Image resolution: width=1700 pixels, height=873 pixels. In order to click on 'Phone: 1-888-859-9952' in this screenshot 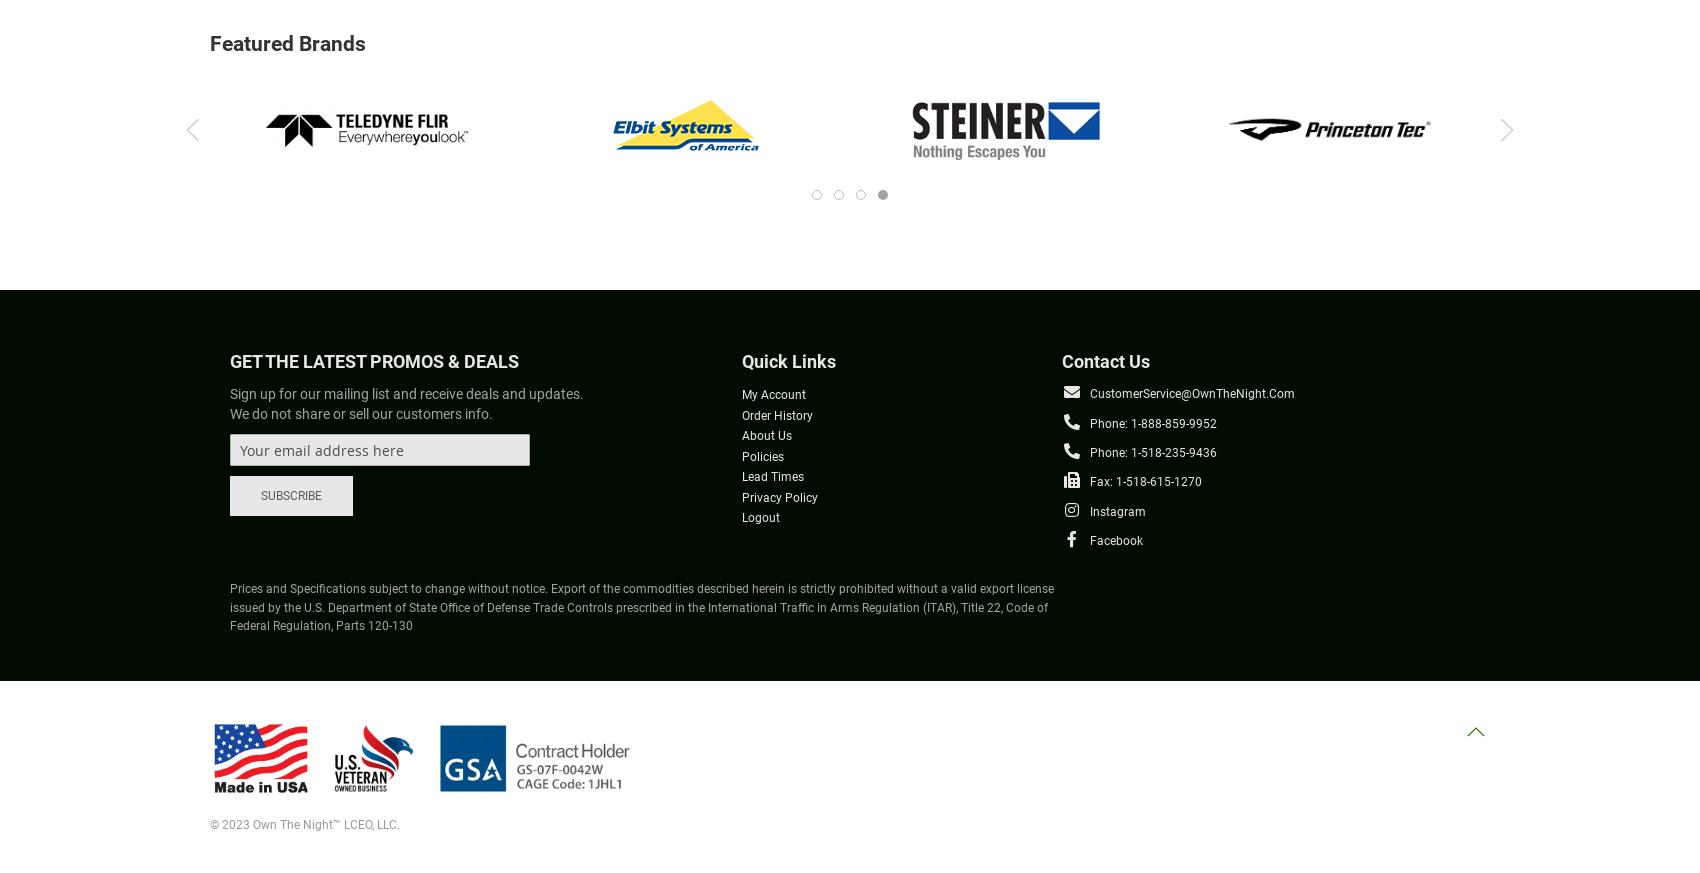, I will do `click(1151, 421)`.